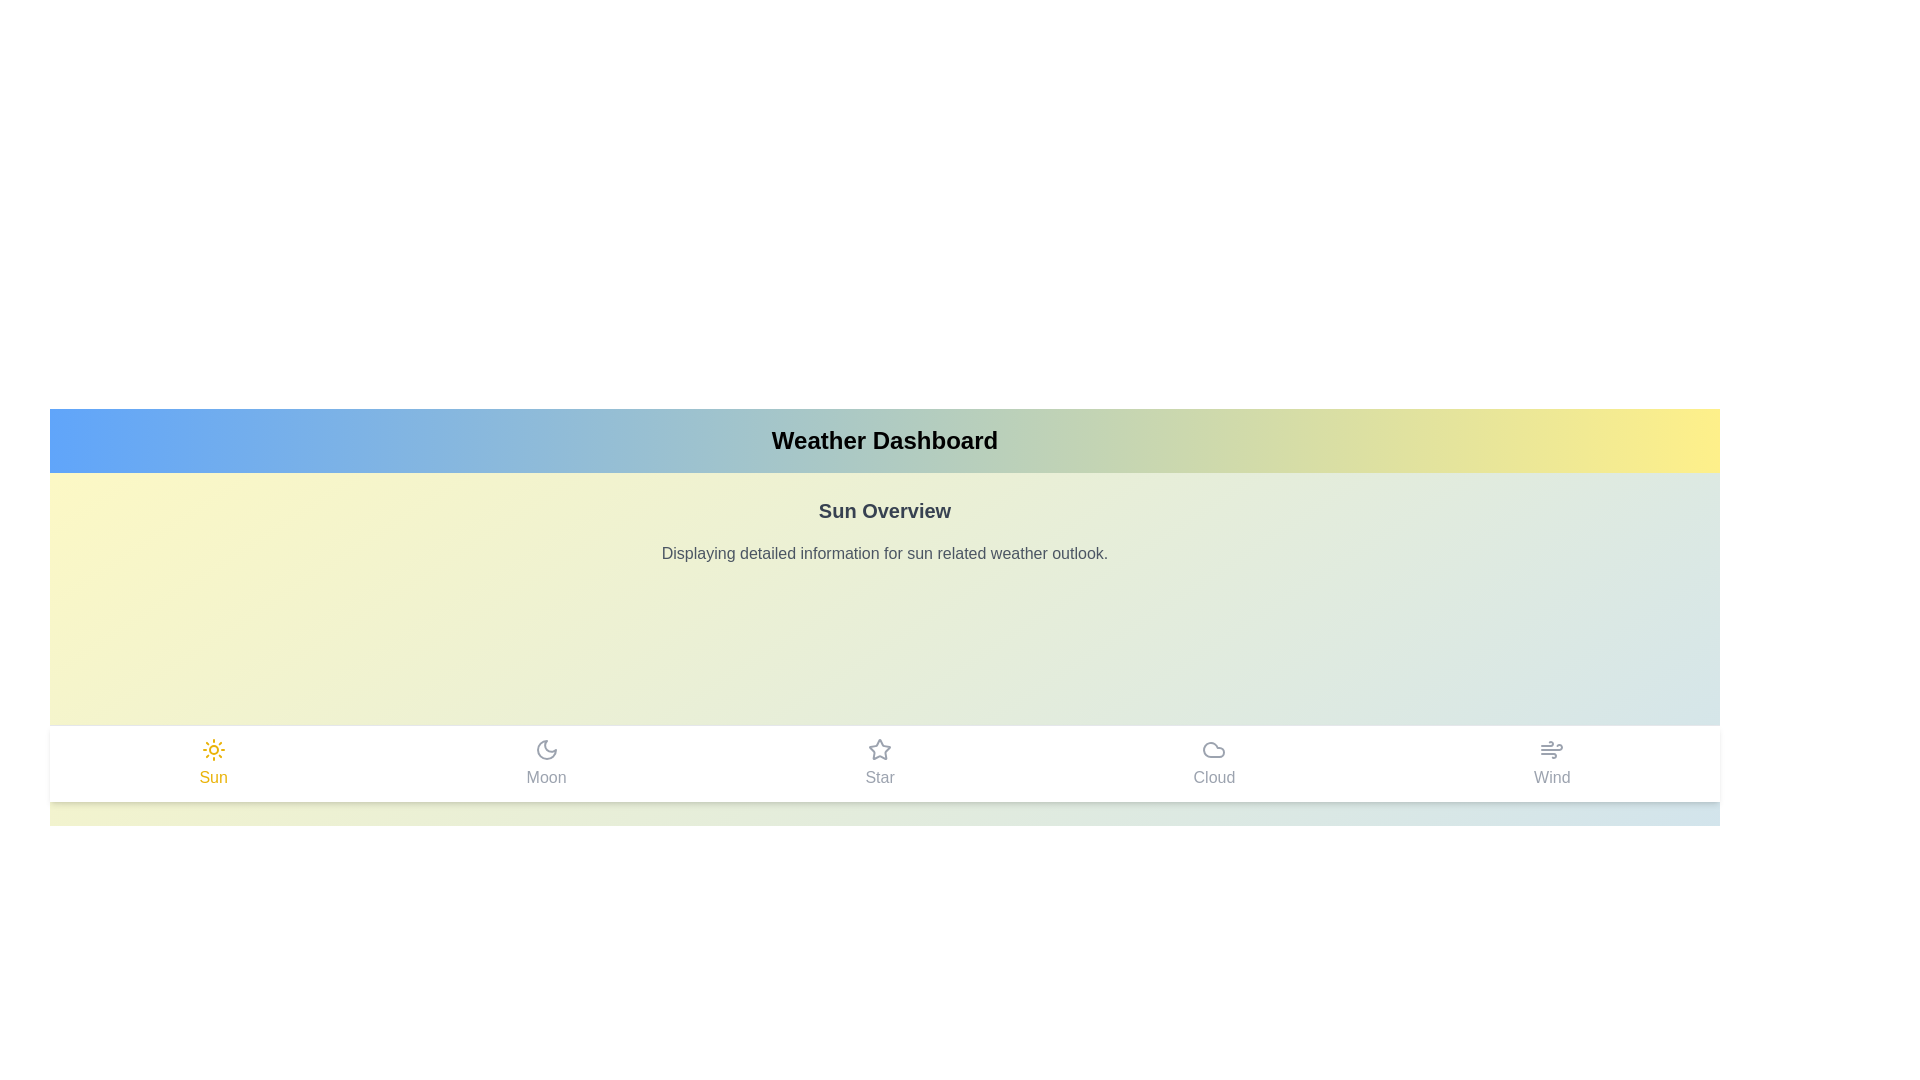 This screenshot has height=1080, width=1920. I want to click on the Cloud tab in the navigation bar, so click(1213, 763).